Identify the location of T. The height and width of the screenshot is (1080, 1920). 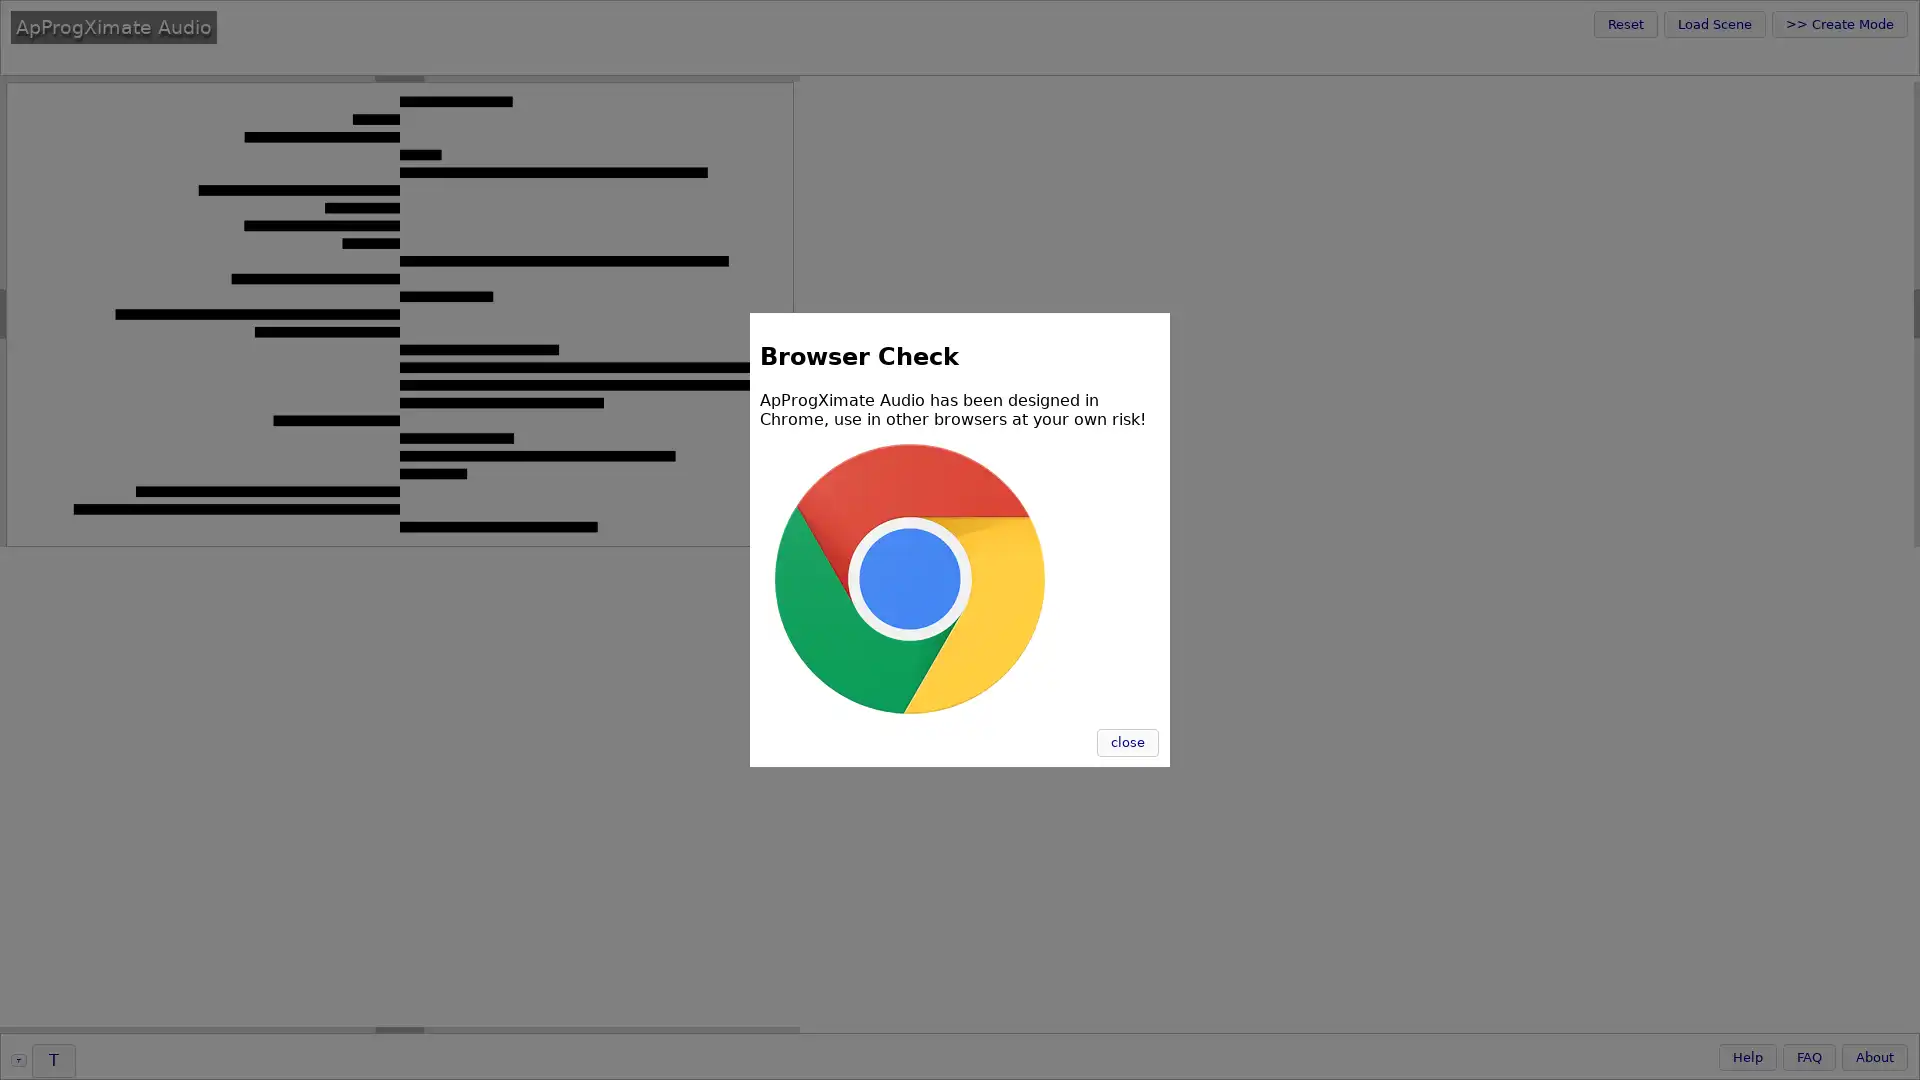
(18, 1050).